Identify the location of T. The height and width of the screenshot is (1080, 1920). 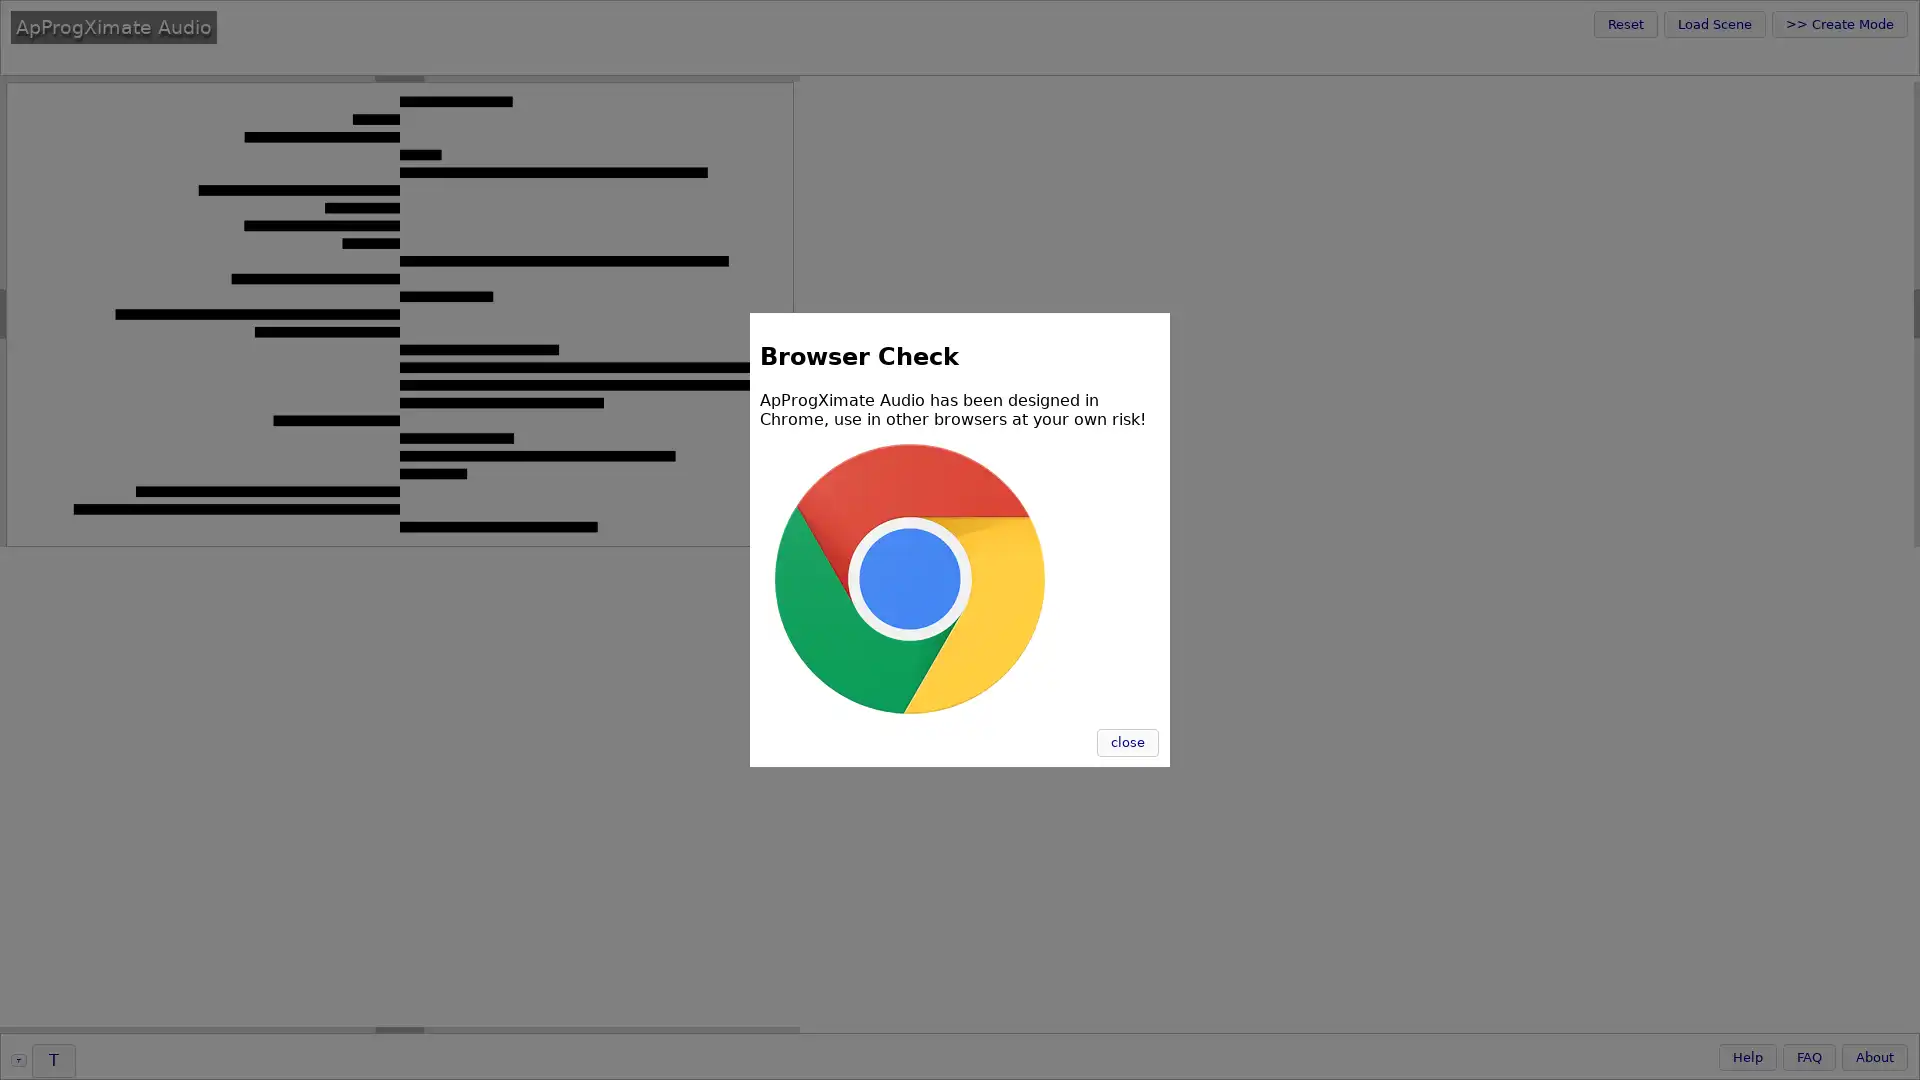
(18, 1050).